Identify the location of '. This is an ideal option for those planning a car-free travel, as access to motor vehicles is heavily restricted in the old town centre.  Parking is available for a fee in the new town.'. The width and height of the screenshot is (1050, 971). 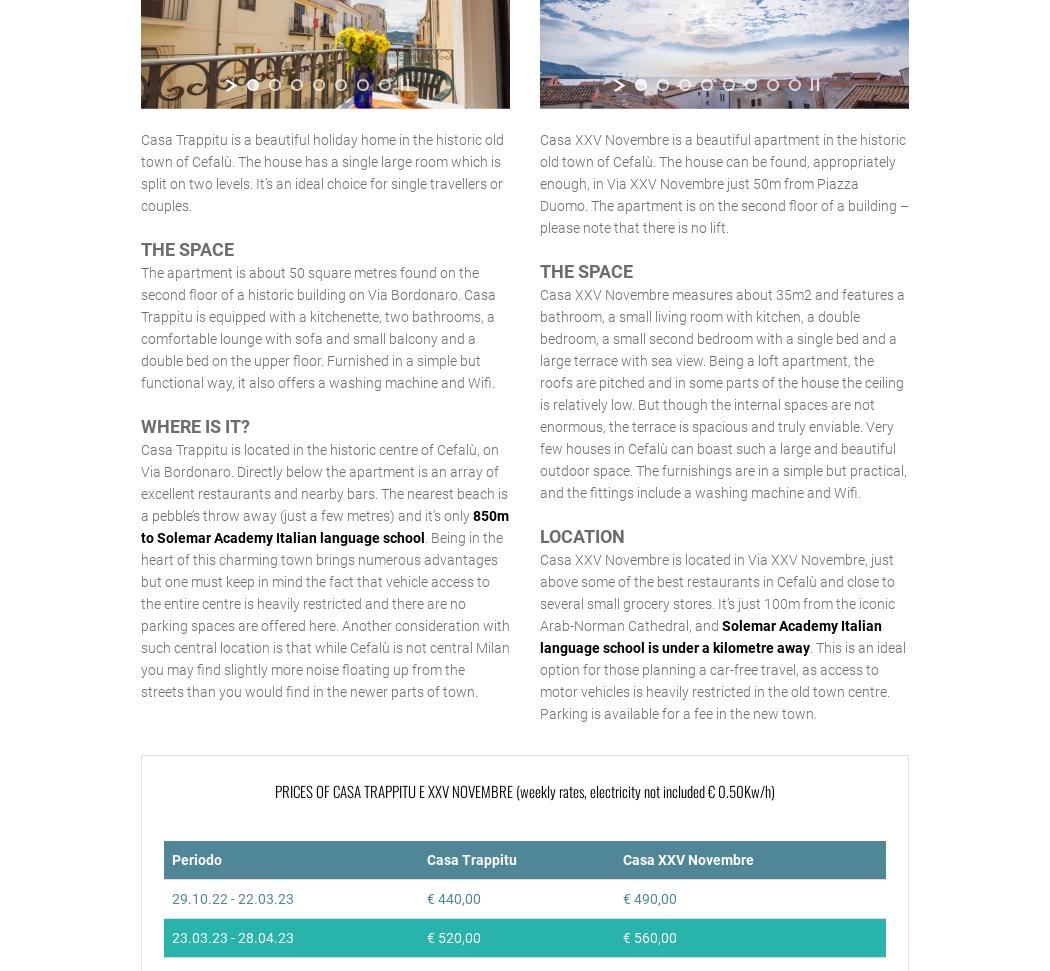
(722, 679).